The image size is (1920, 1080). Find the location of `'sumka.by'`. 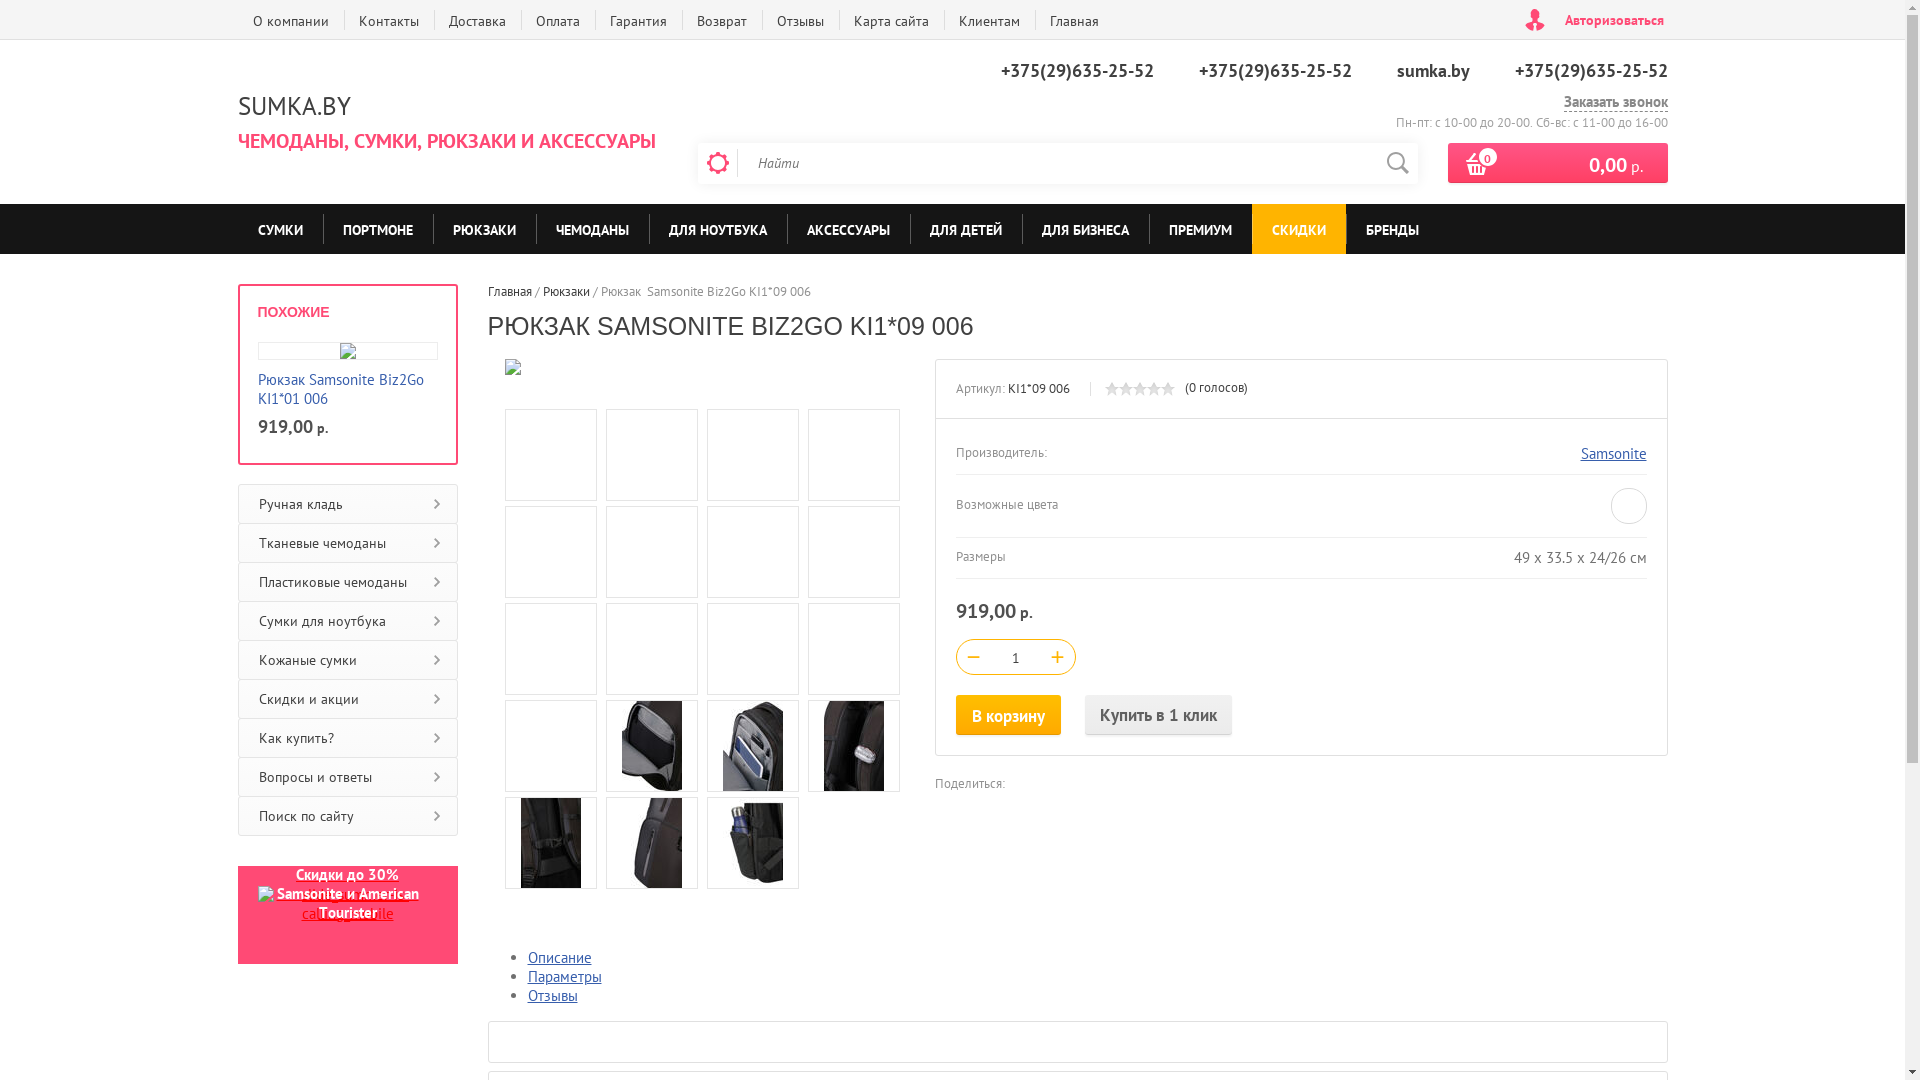

'sumka.by' is located at coordinates (1395, 69).